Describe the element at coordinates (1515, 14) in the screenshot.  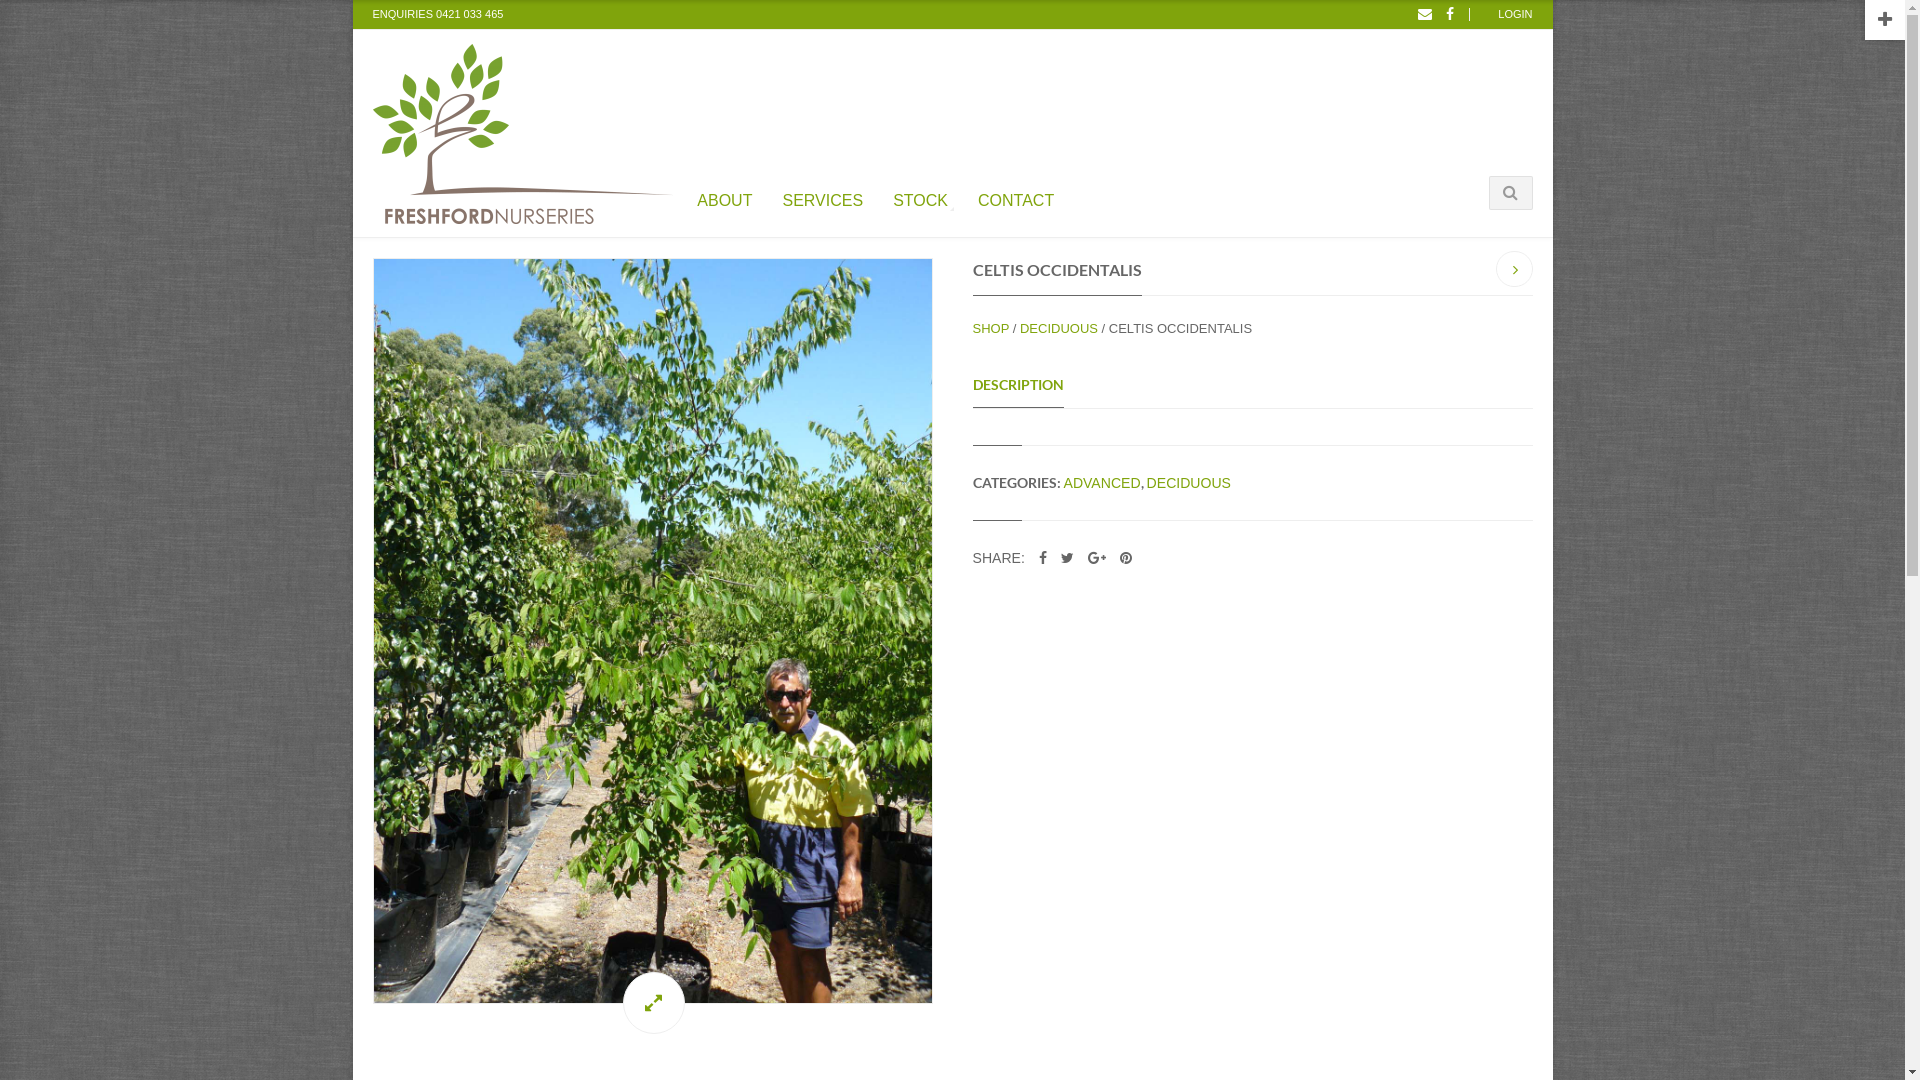
I see `'LOGIN'` at that location.